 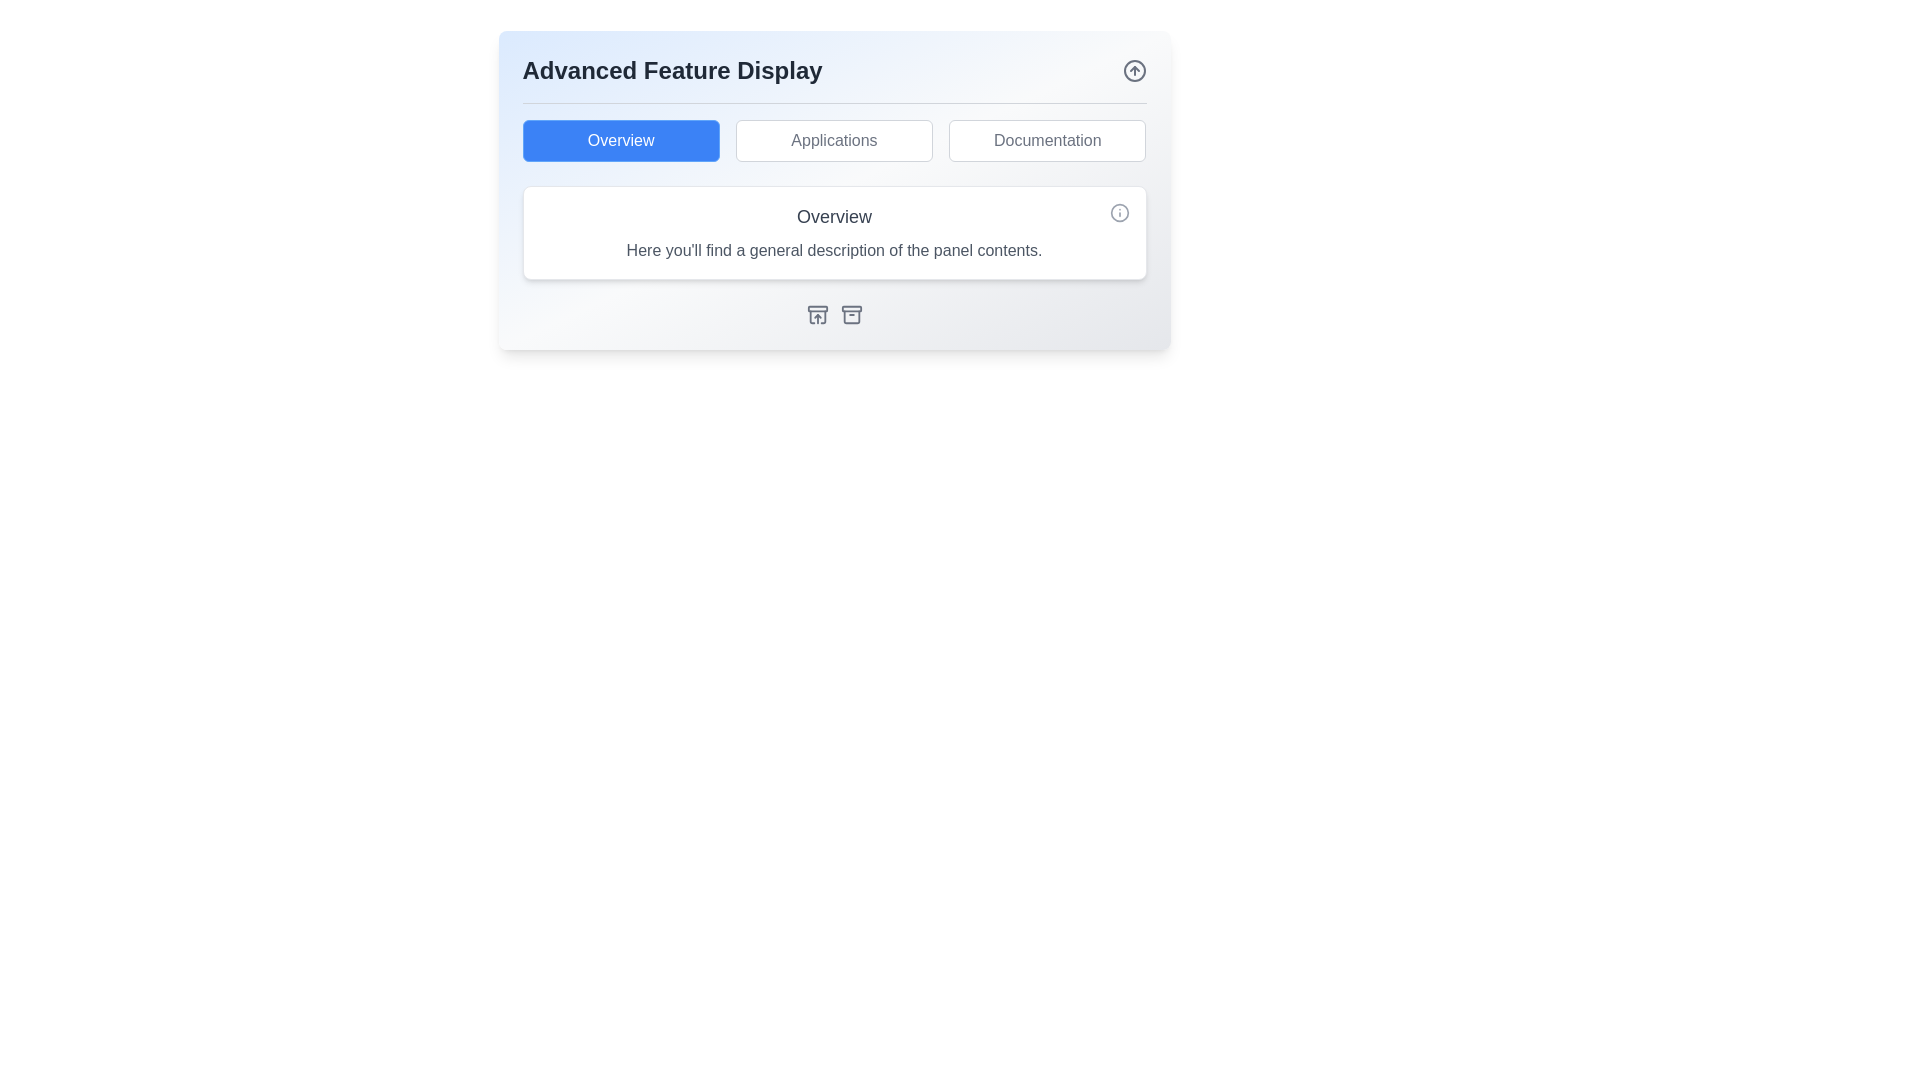 What do you see at coordinates (620, 140) in the screenshot?
I see `the rectangular 'Overview' button with a blue background and white text` at bounding box center [620, 140].